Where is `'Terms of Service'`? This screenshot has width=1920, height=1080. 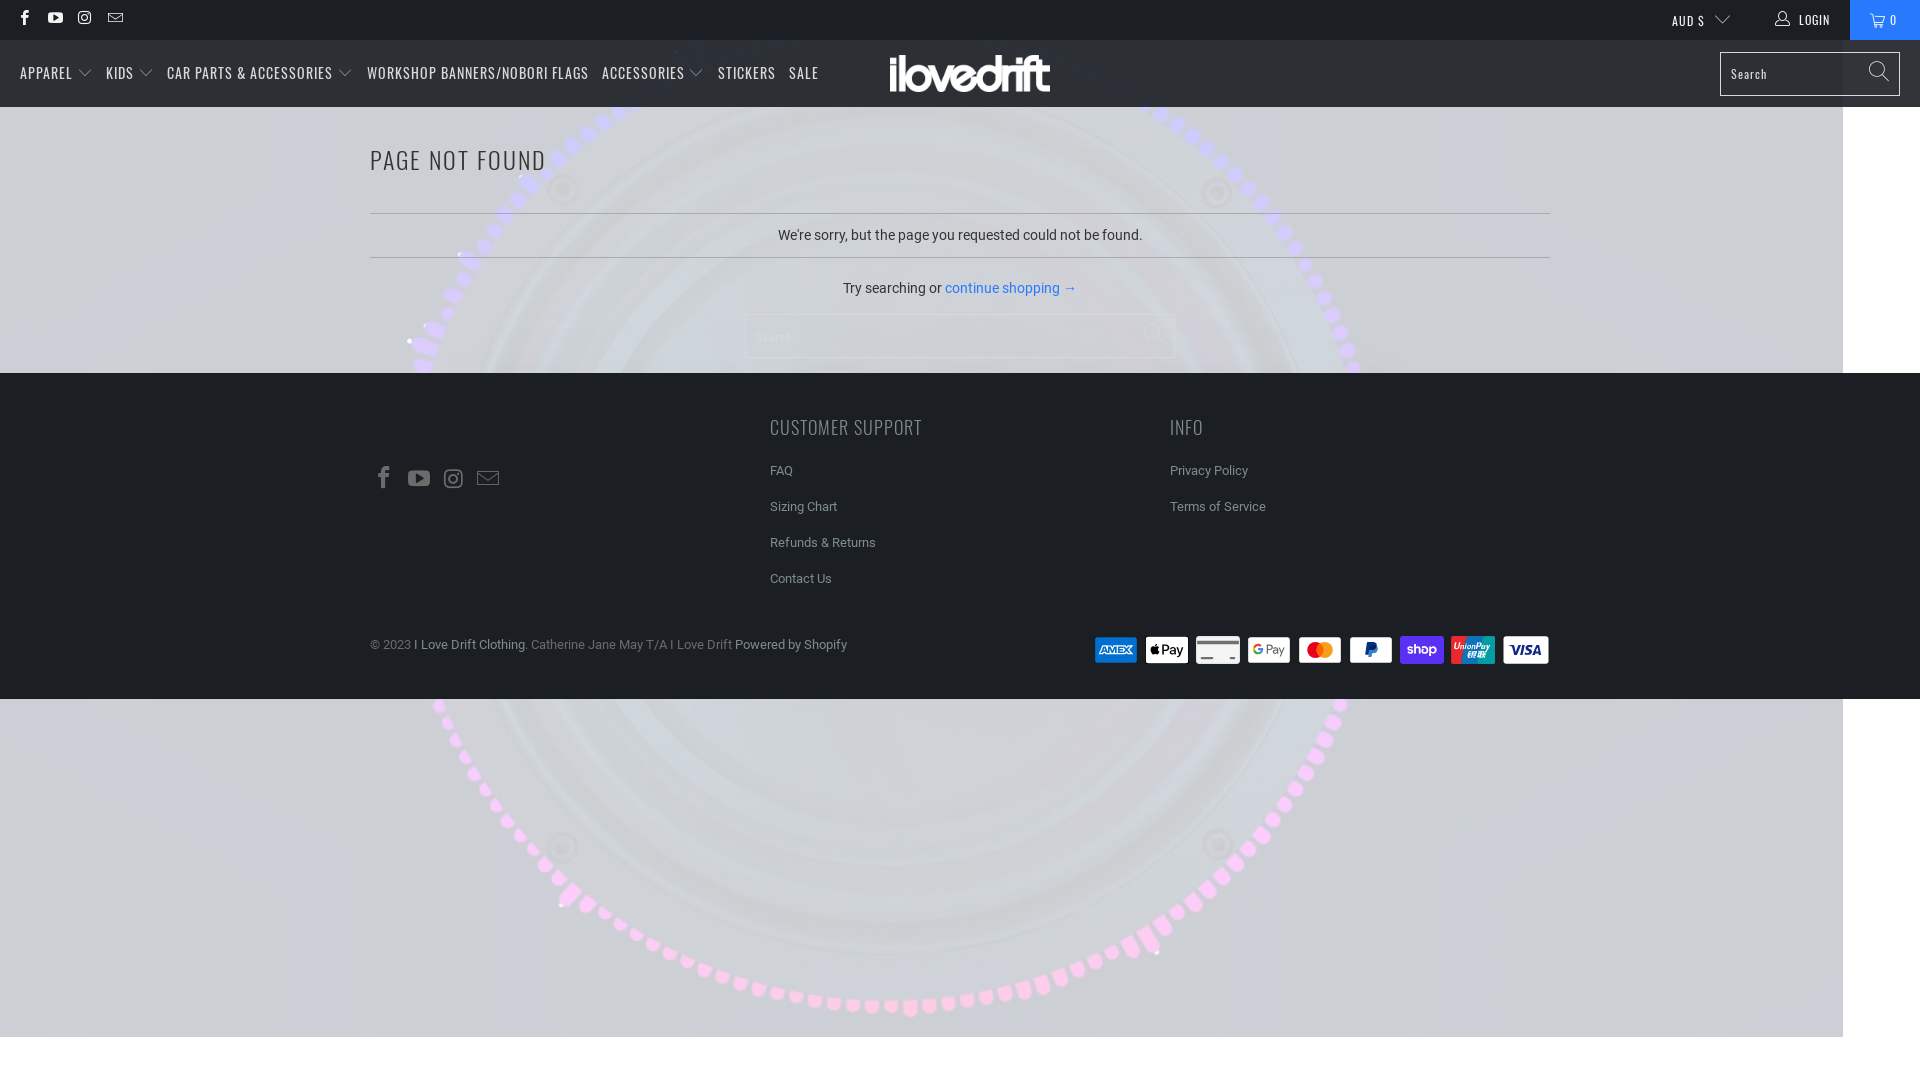
'Terms of Service' is located at coordinates (1217, 505).